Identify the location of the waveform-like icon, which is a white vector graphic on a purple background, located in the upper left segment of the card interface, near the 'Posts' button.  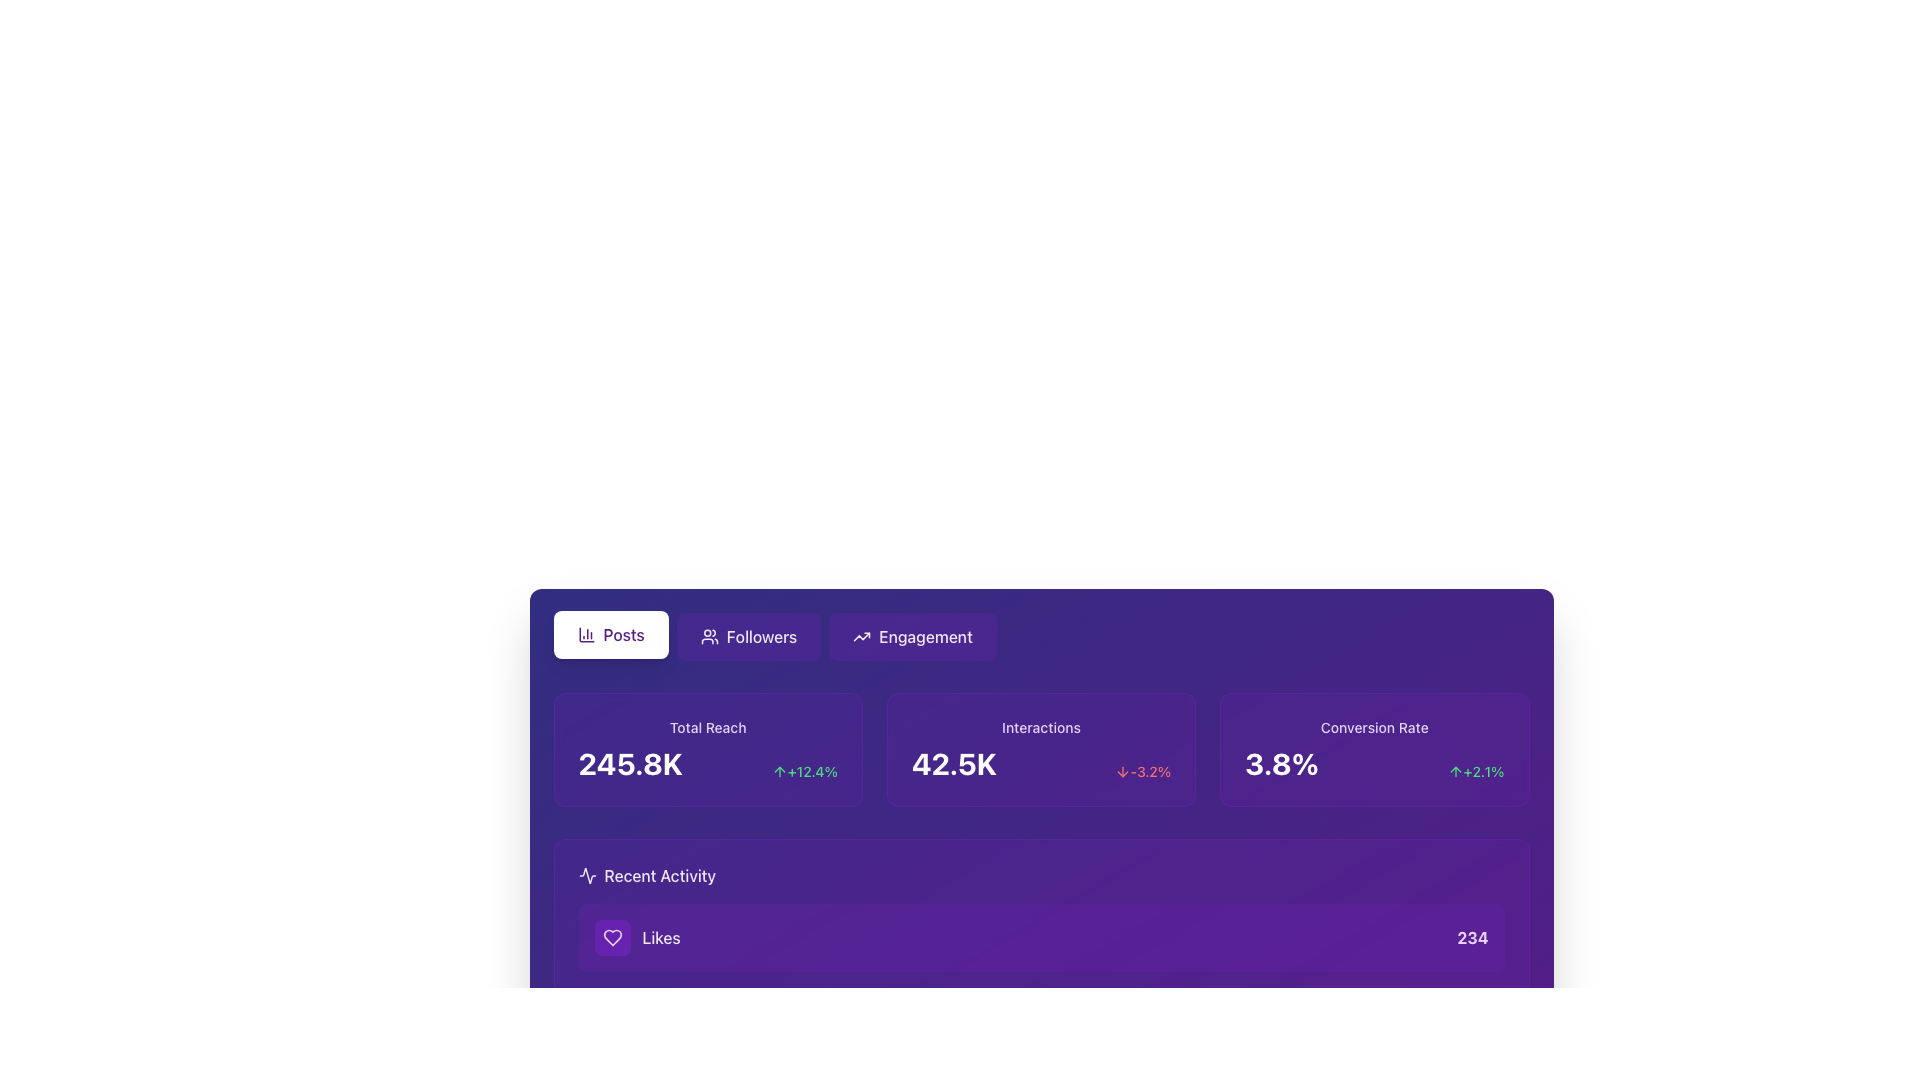
(586, 874).